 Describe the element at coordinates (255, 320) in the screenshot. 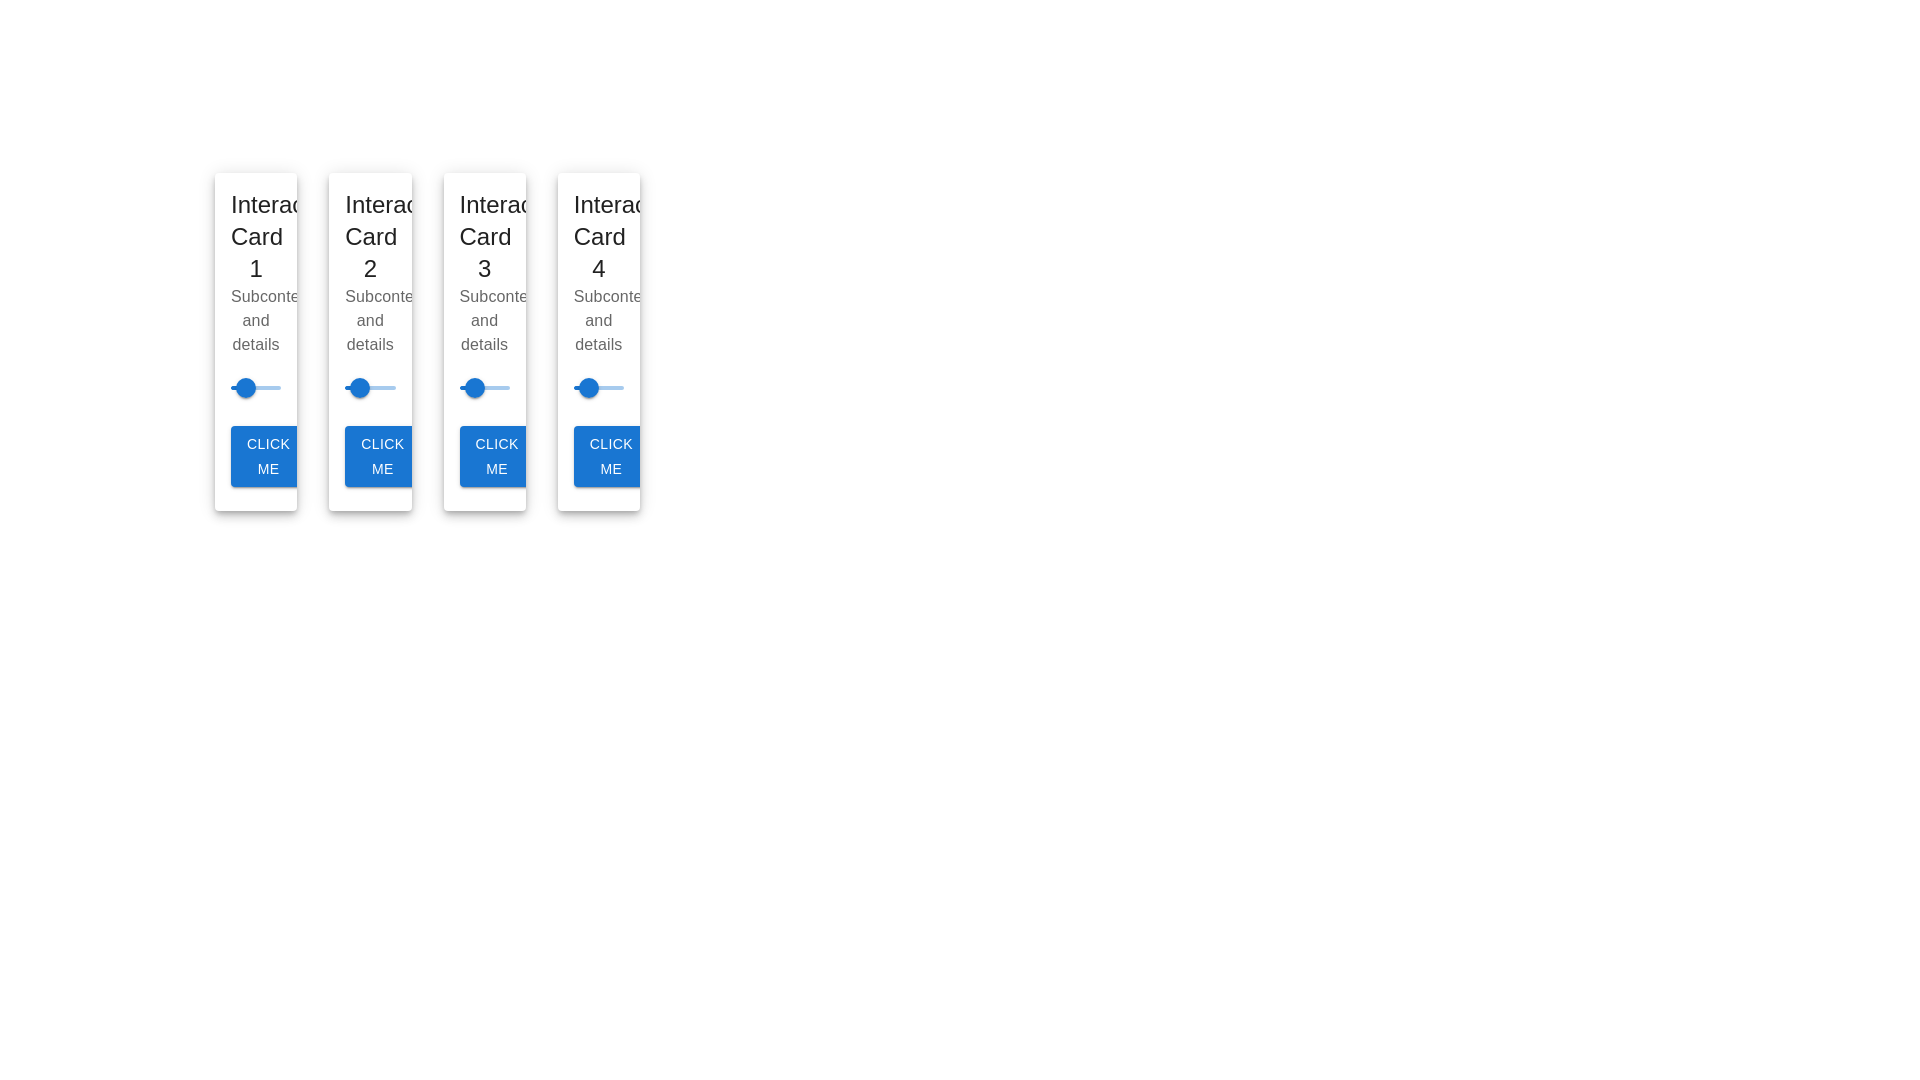

I see `the static text label located beneath the header 'Interactive Card 1' and above the slider control in the first card` at that location.